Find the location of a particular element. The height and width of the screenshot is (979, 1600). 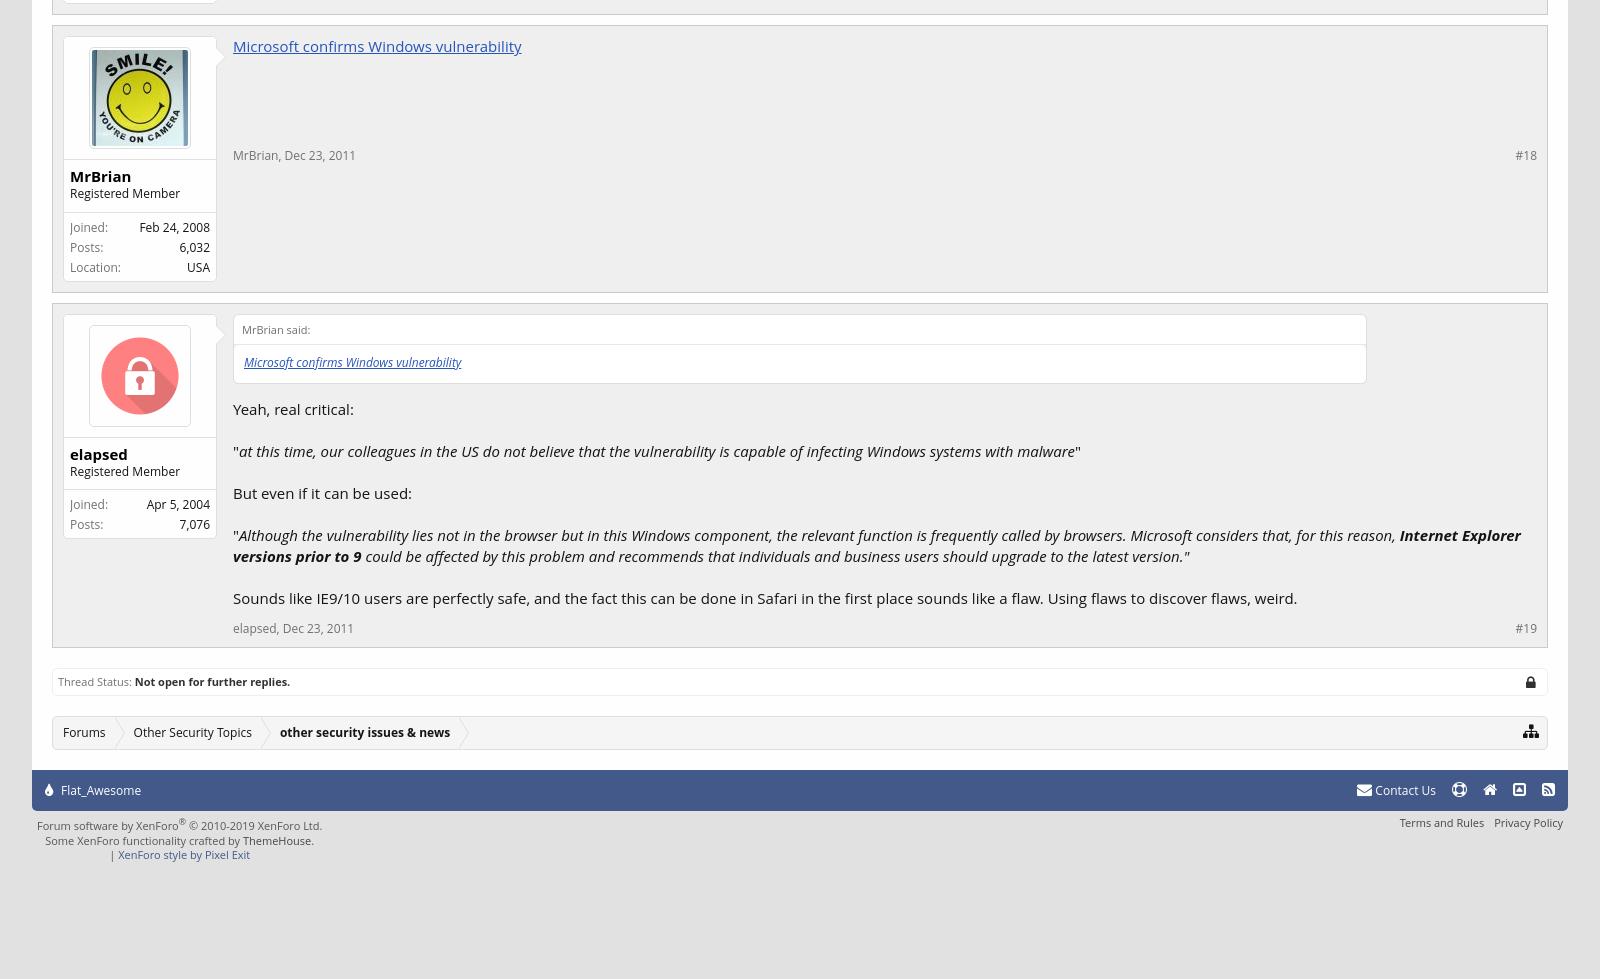

'Some XenForo functionality crafted by' is located at coordinates (142, 838).